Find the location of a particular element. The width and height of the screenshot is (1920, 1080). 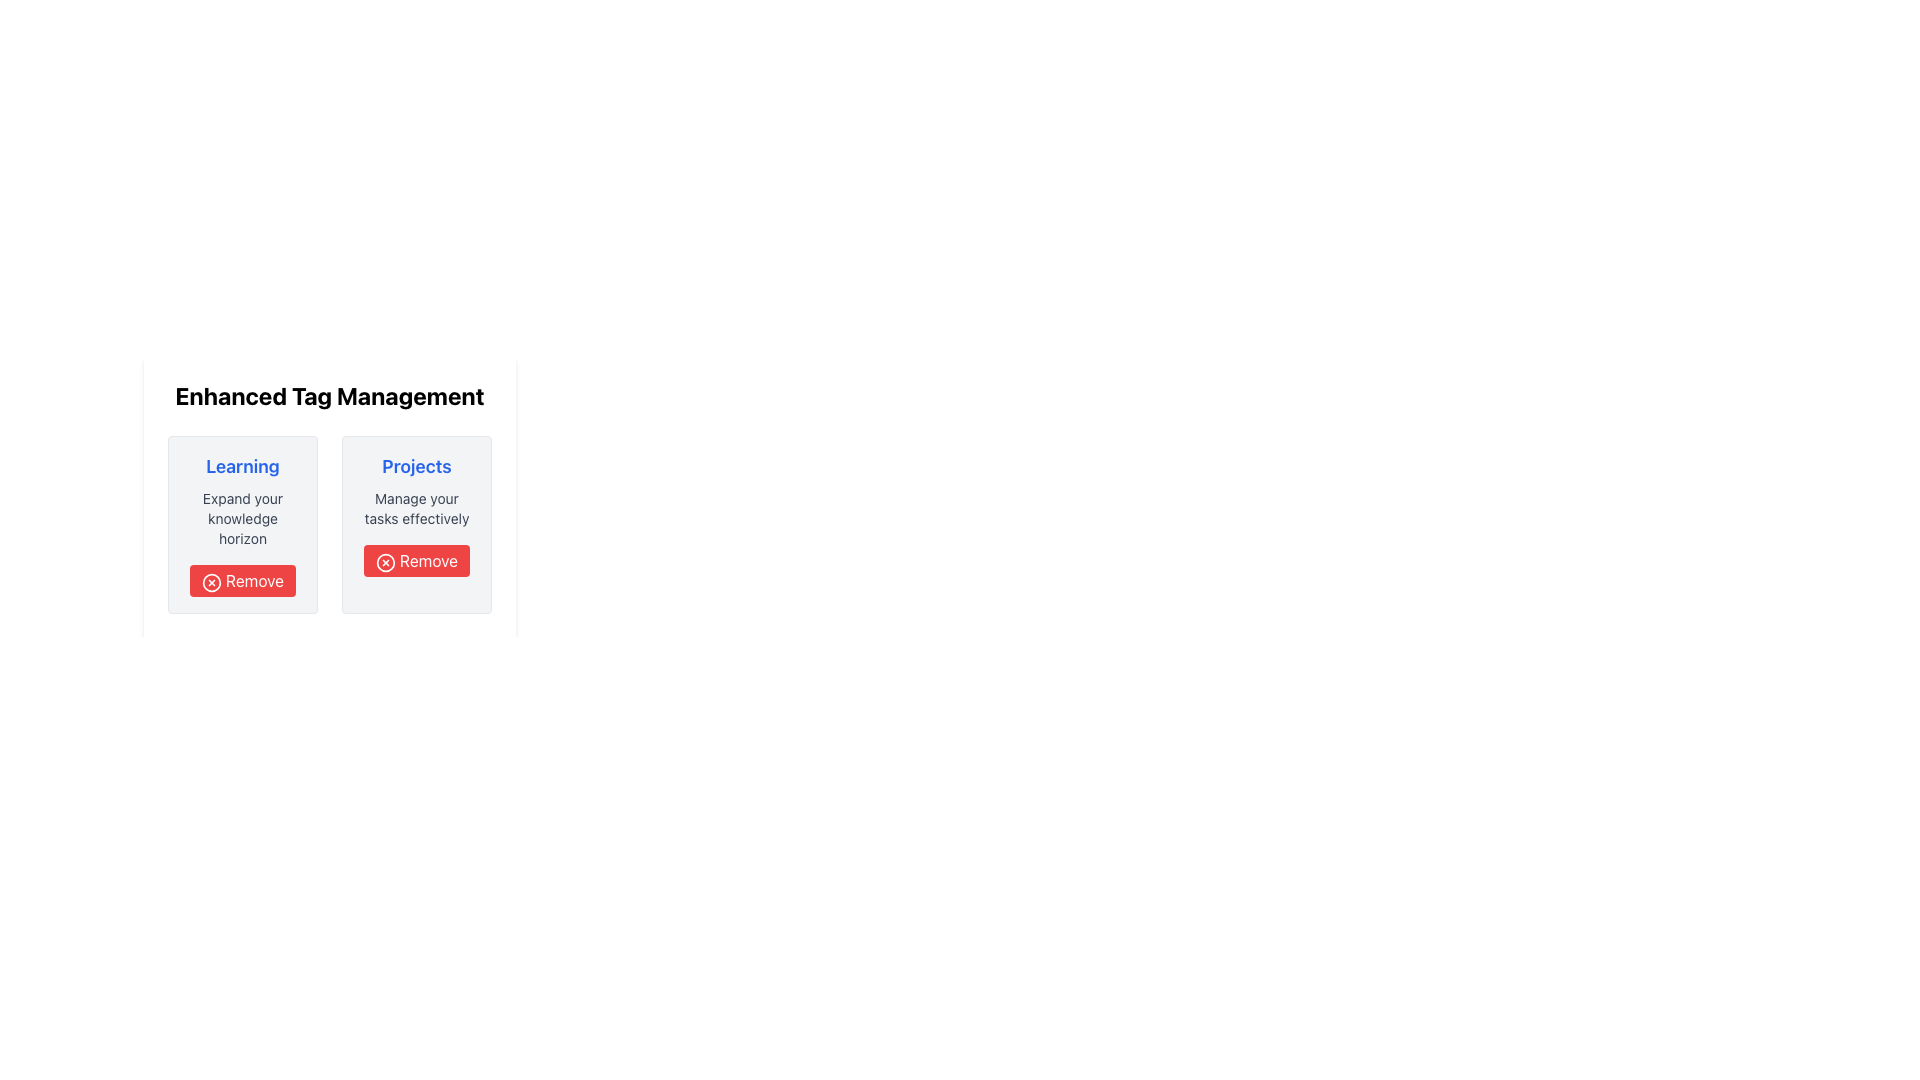

text element labeled 'Projects' located in the second column of the Enhanced Tag Management section, positioned above 'Manage your tasks effectively' is located at coordinates (416, 466).